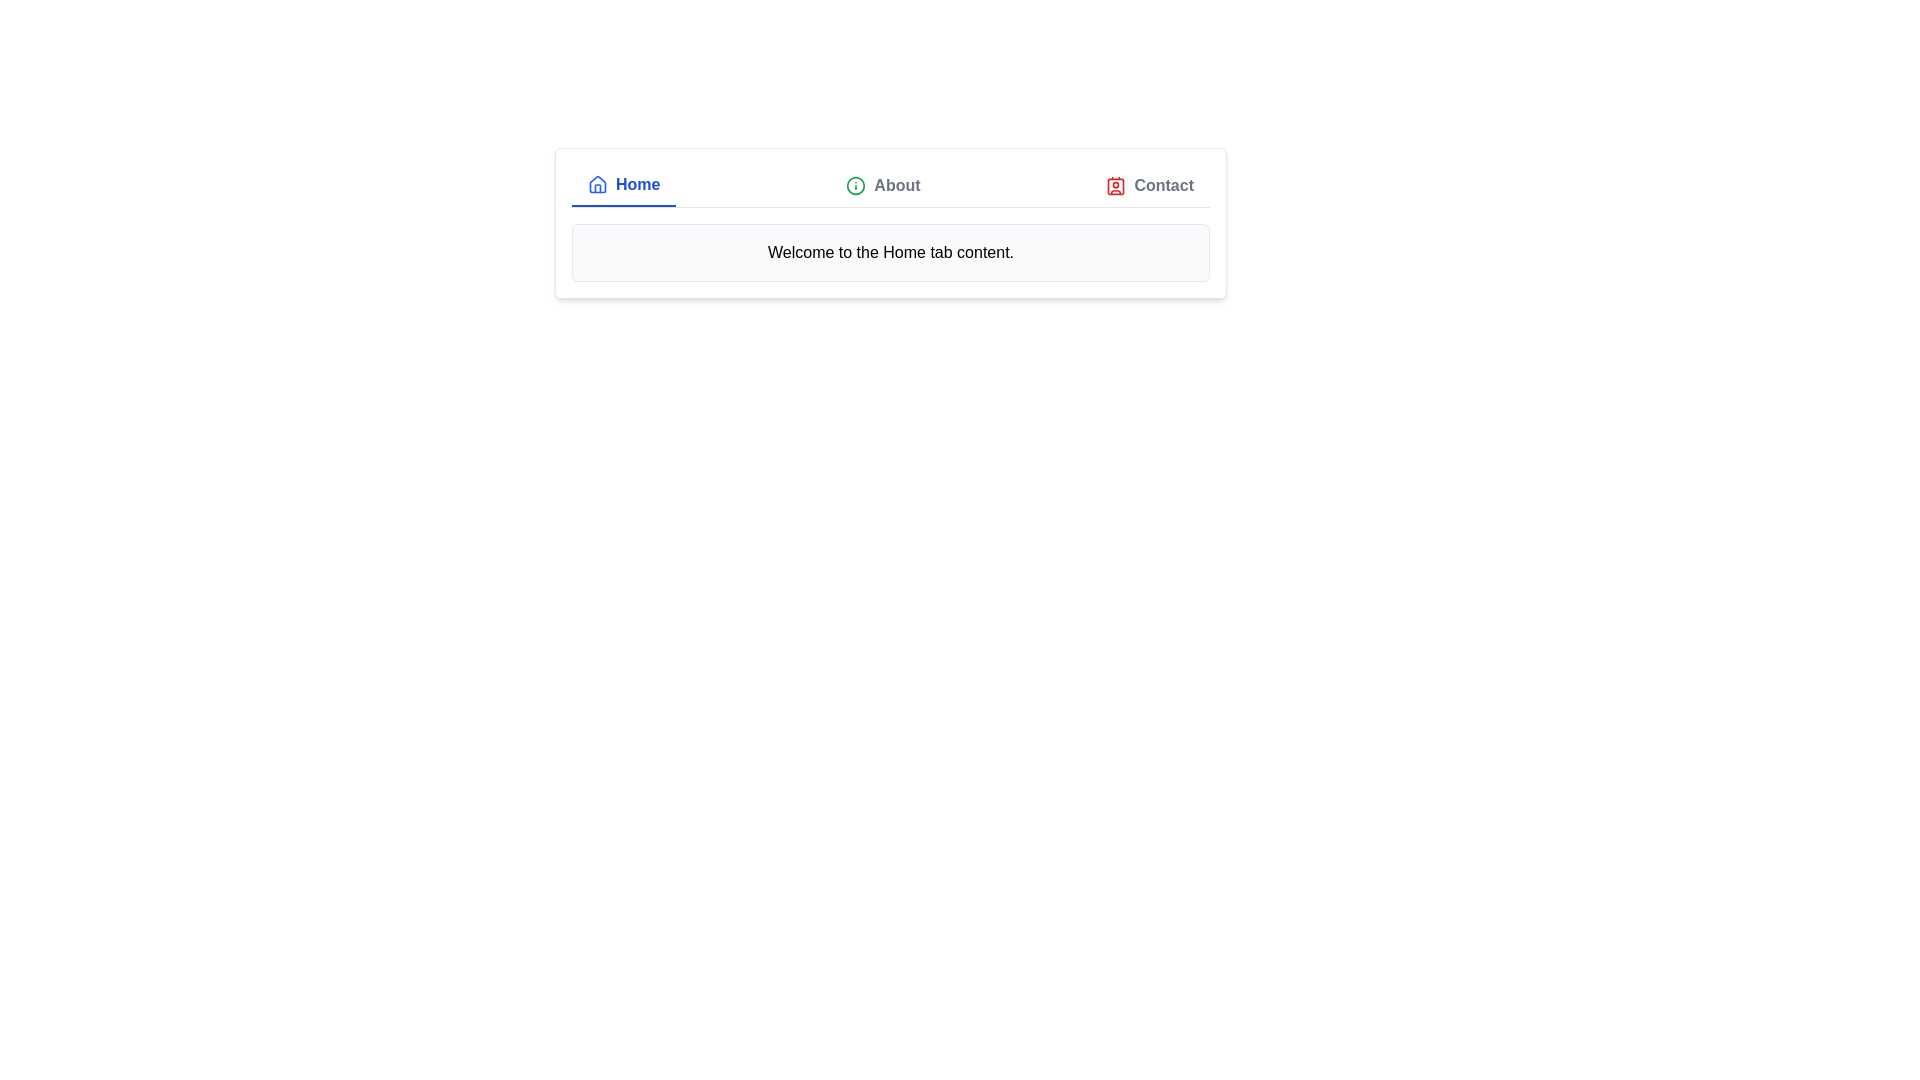 The height and width of the screenshot is (1080, 1920). I want to click on the circular green graphical component located in the top navigation bar, representing the about tab, so click(856, 185).